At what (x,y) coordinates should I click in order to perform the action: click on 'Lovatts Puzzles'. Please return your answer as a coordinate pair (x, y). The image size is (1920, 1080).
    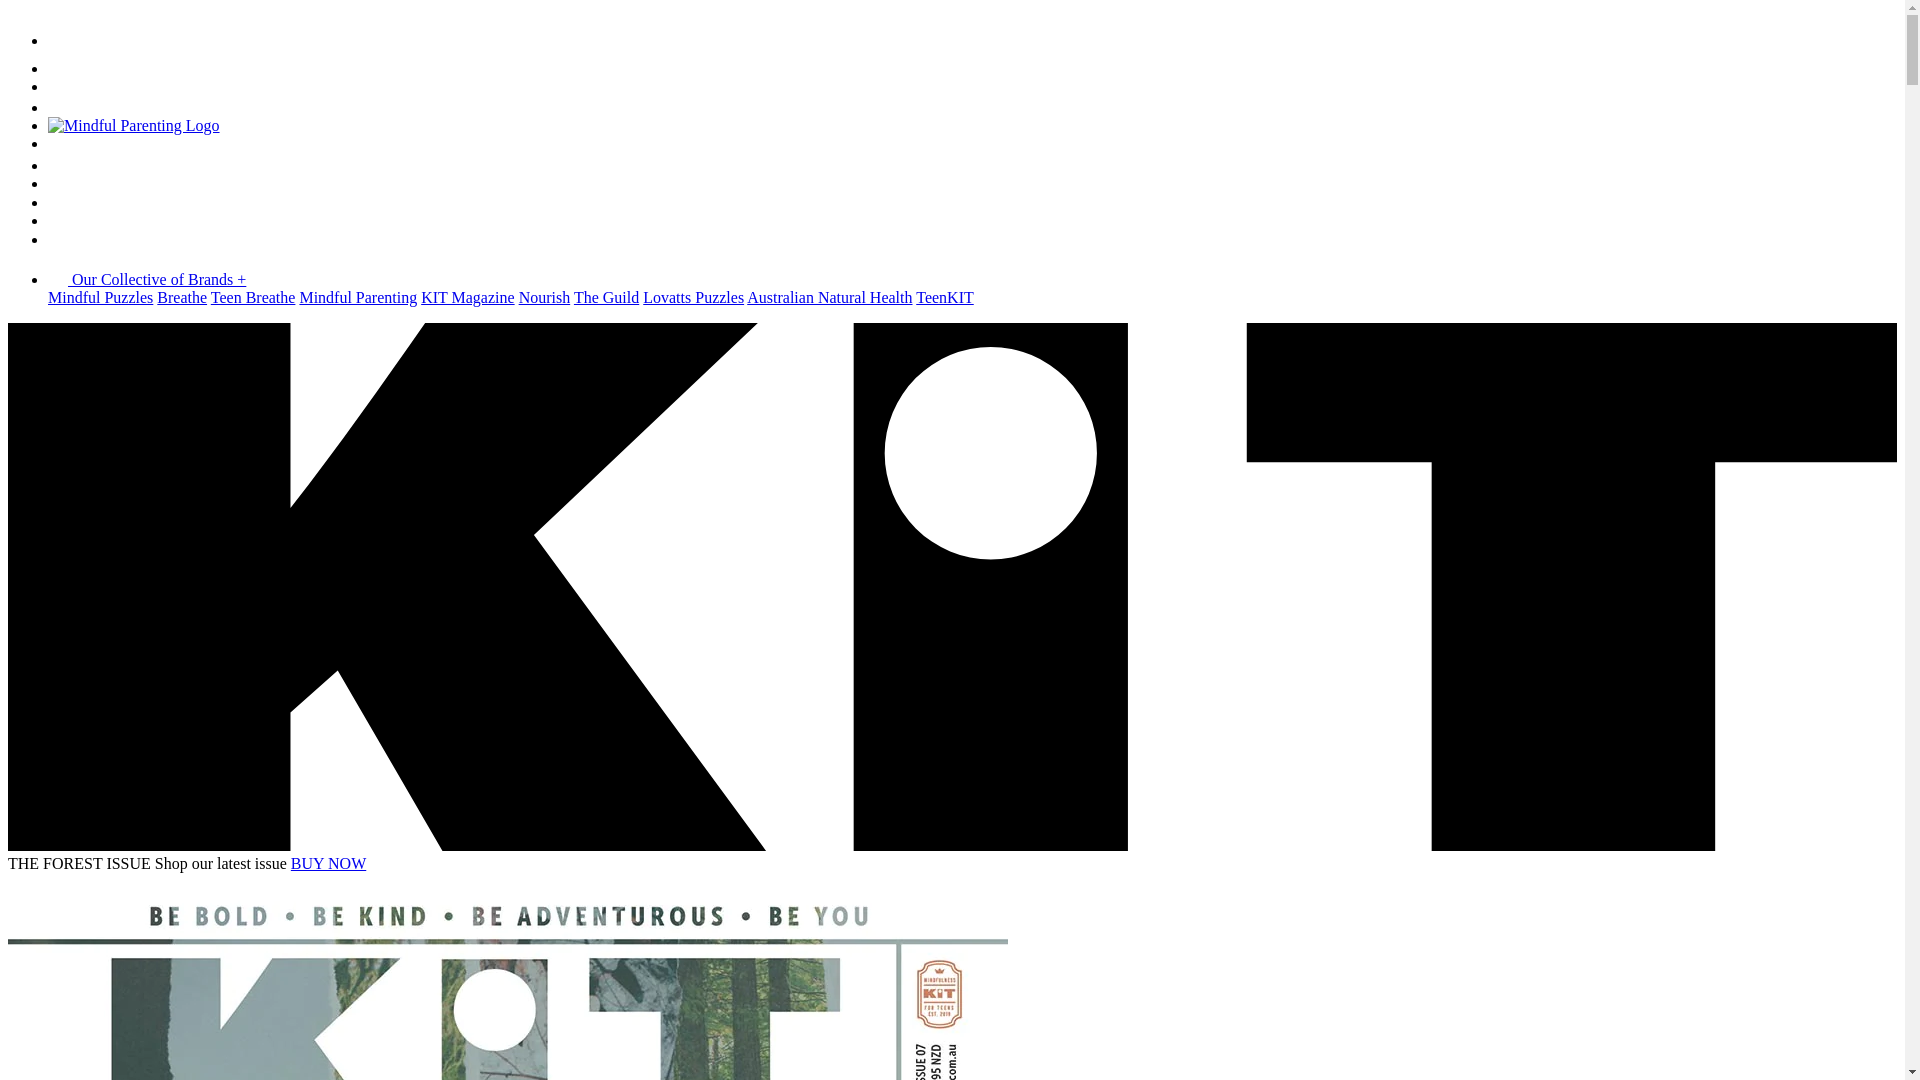
    Looking at the image, I should click on (693, 297).